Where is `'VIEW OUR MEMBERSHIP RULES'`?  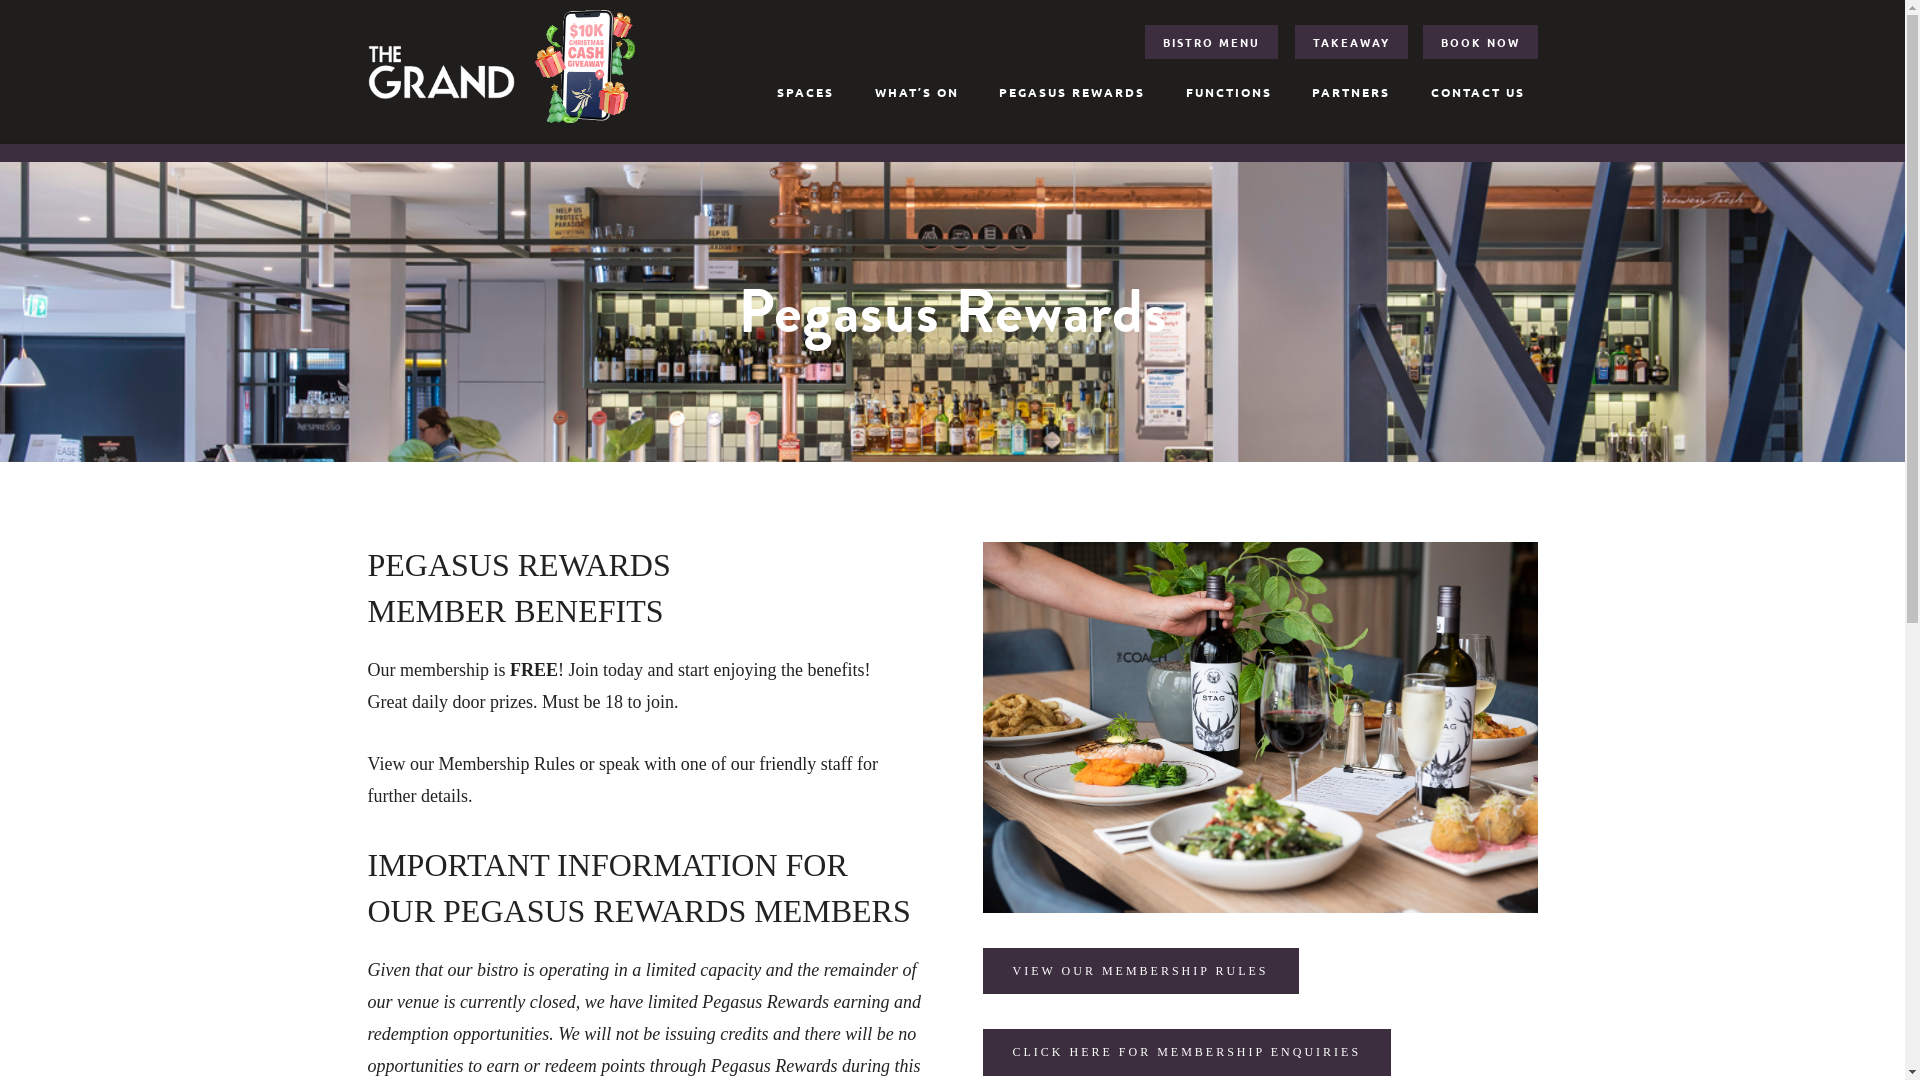
'VIEW OUR MEMBERSHIP RULES' is located at coordinates (982, 970).